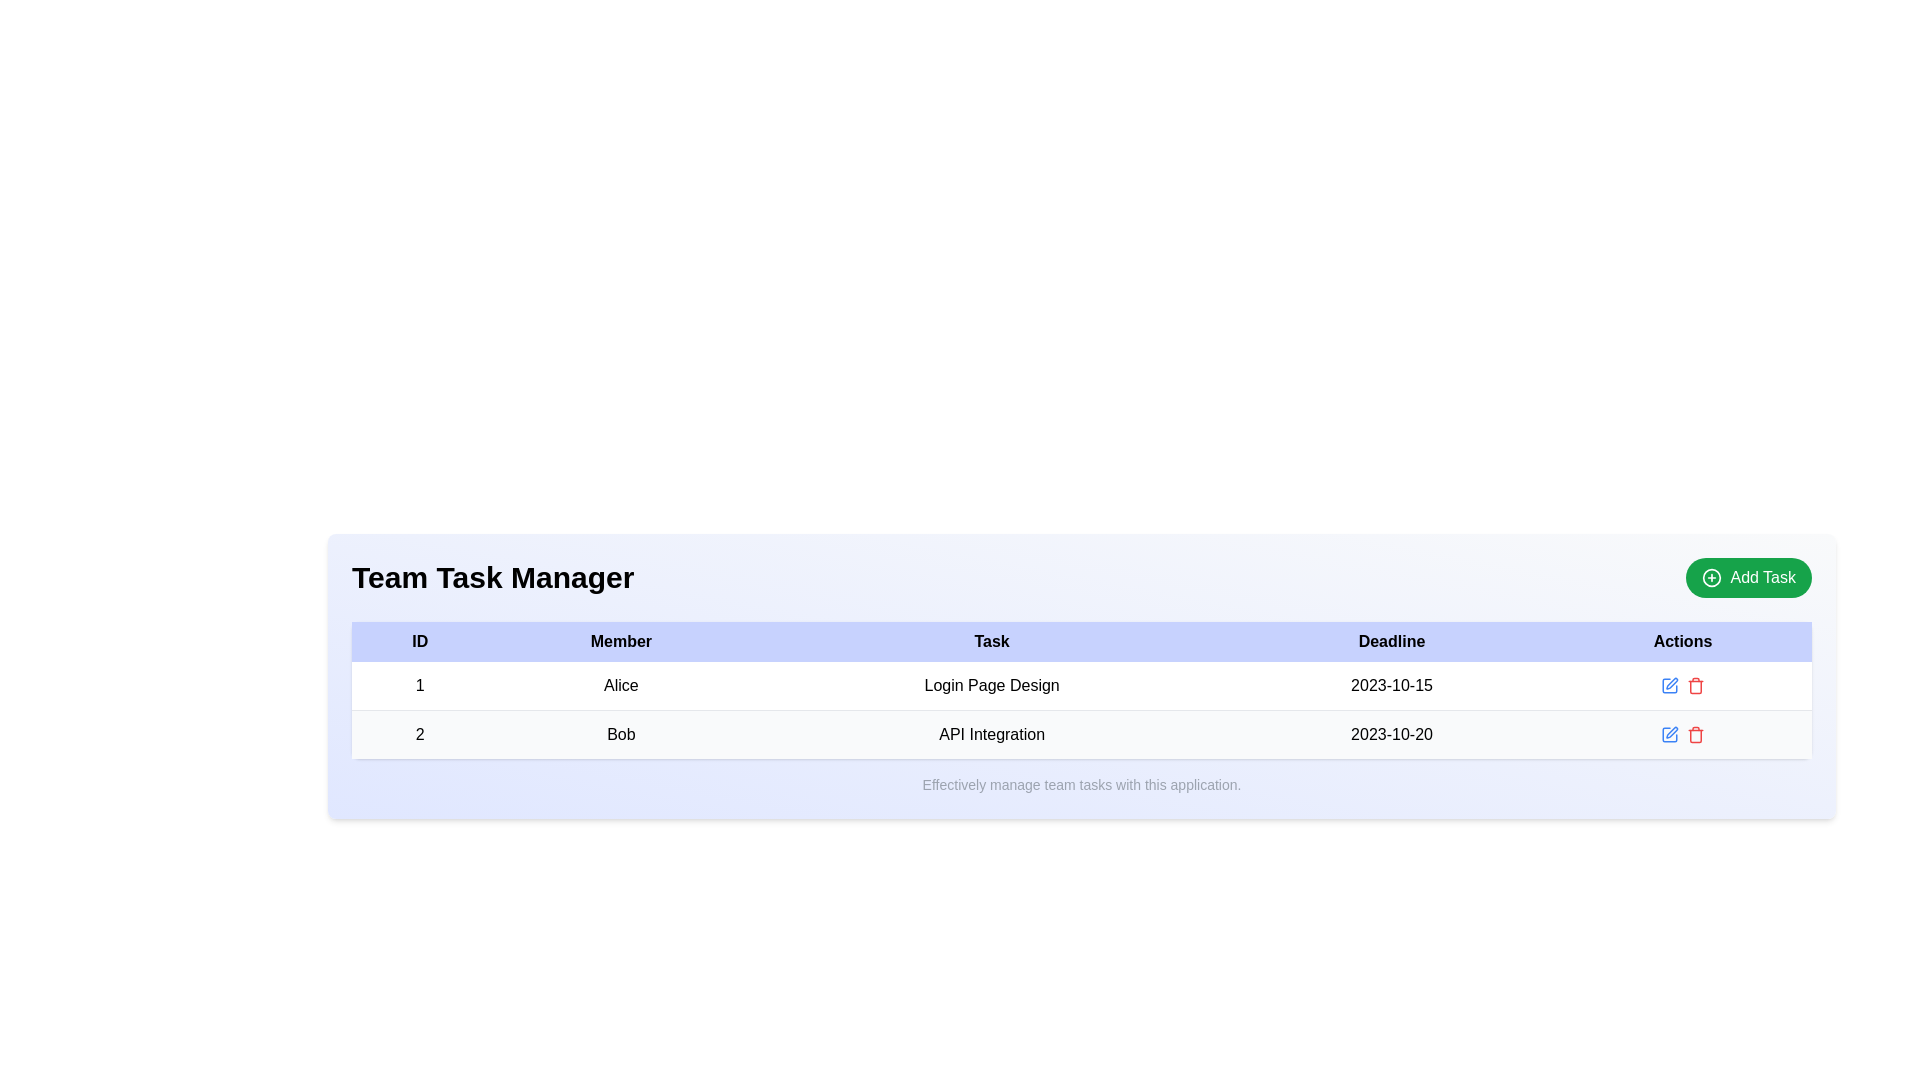 This screenshot has width=1920, height=1080. I want to click on the Table cell (td) displaying identification data for the first row, marked as item '1', located under the 'ID' column, so click(419, 685).